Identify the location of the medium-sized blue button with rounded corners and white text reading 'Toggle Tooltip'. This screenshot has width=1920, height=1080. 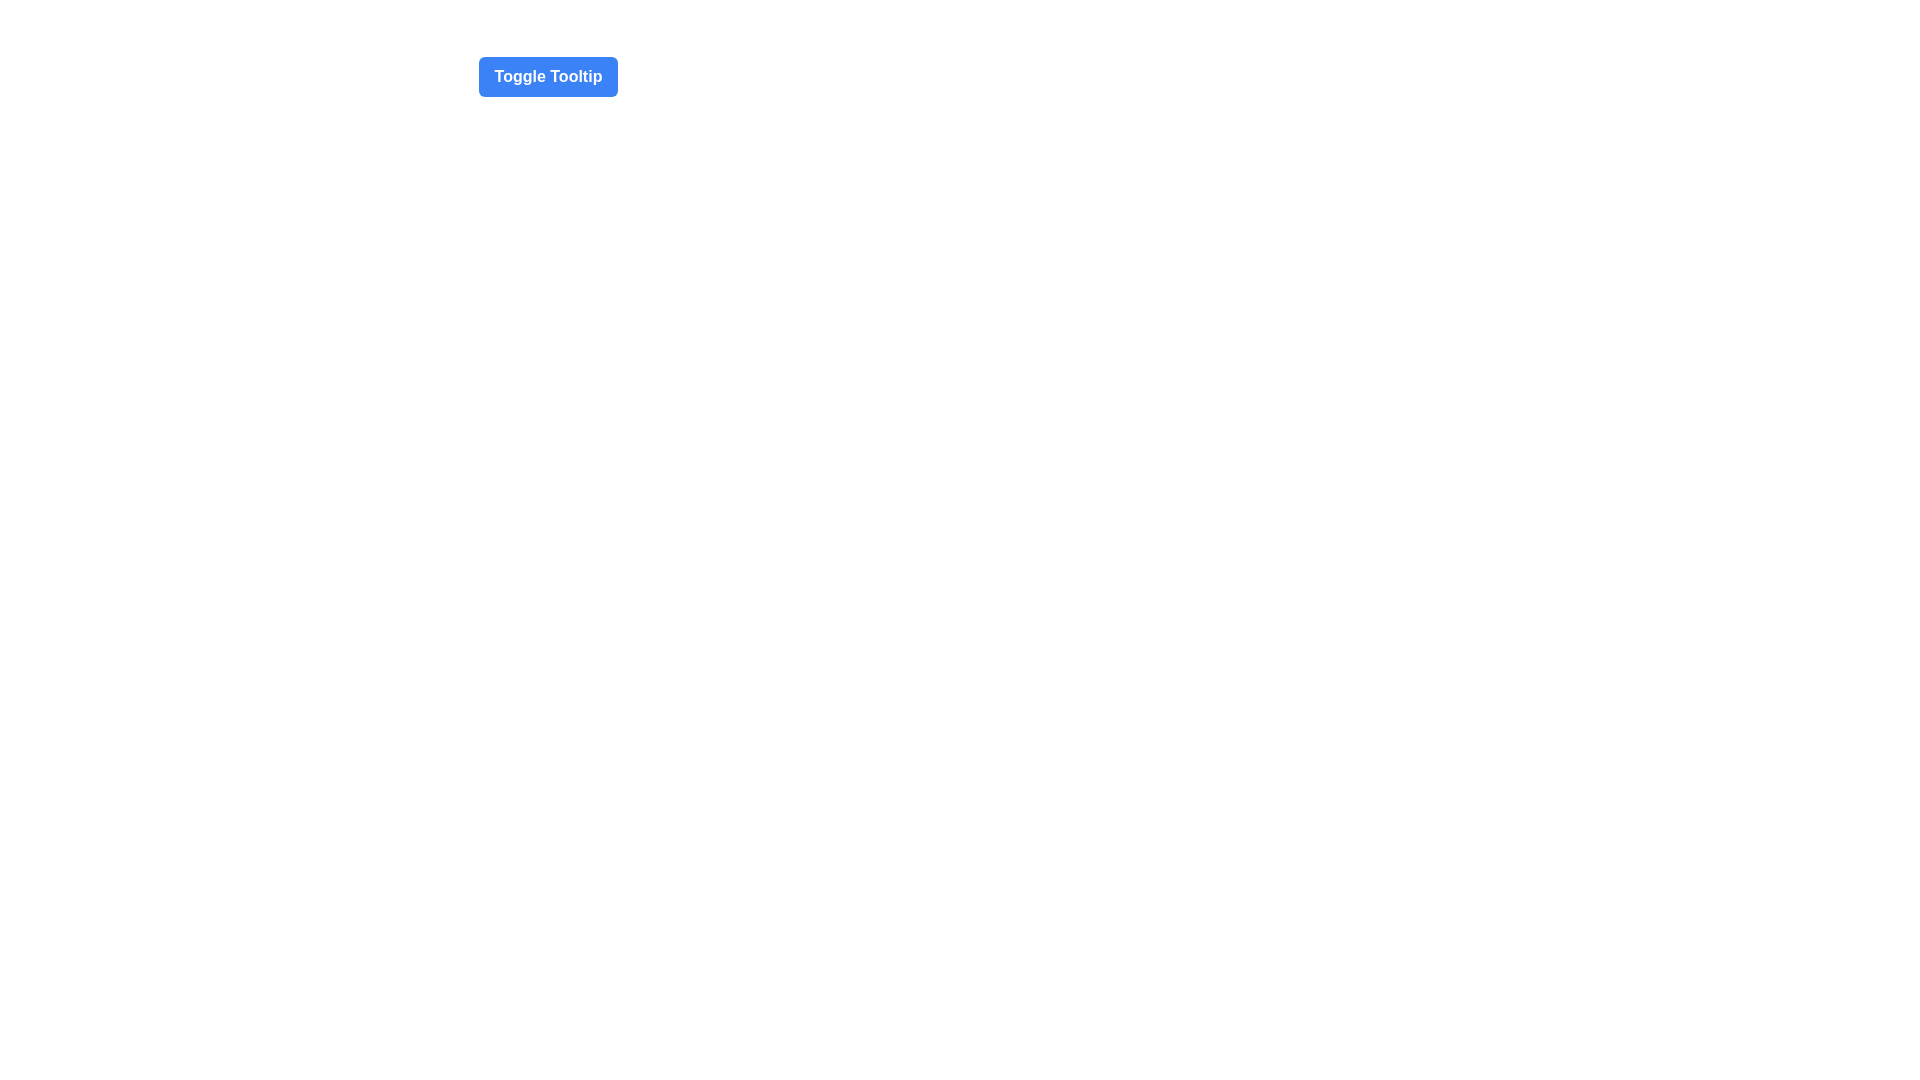
(548, 76).